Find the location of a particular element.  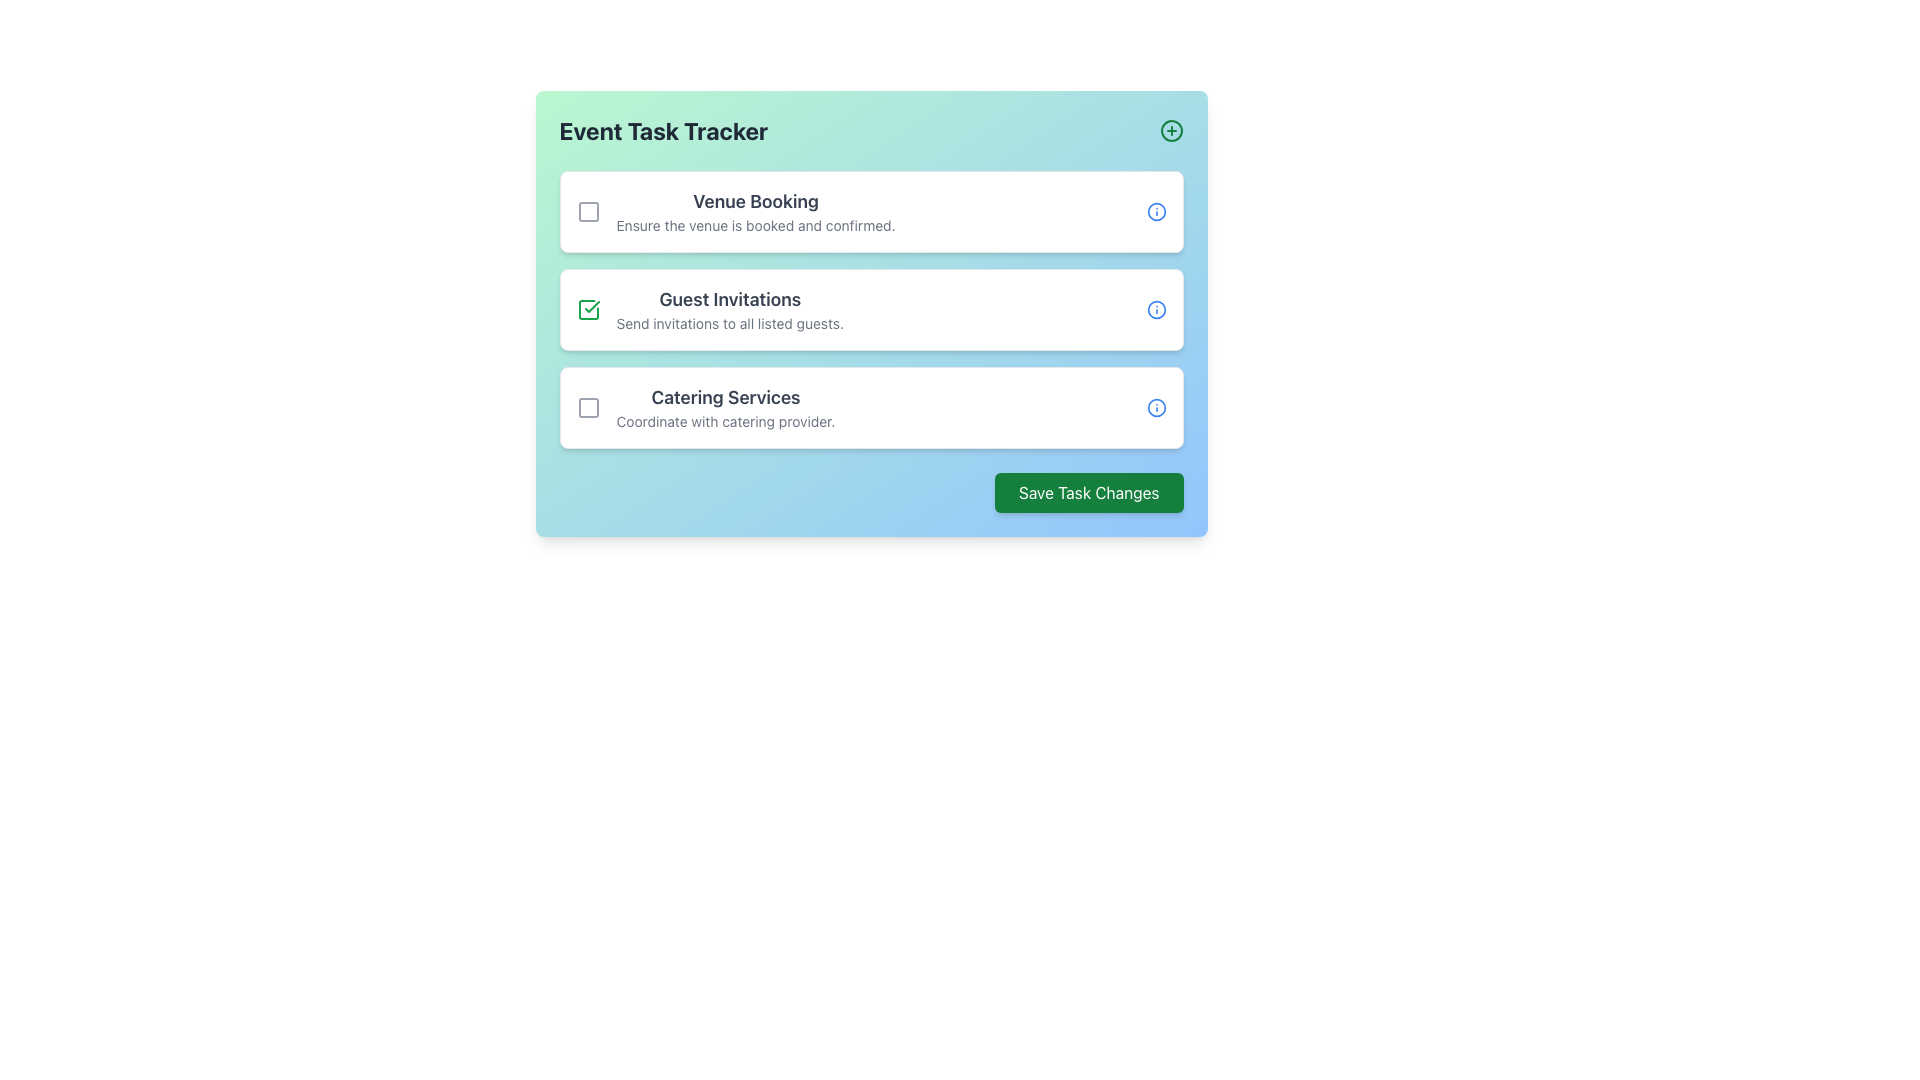

the Checkbox-like interactive icon preceding the 'Catering Services' list item is located at coordinates (587, 407).